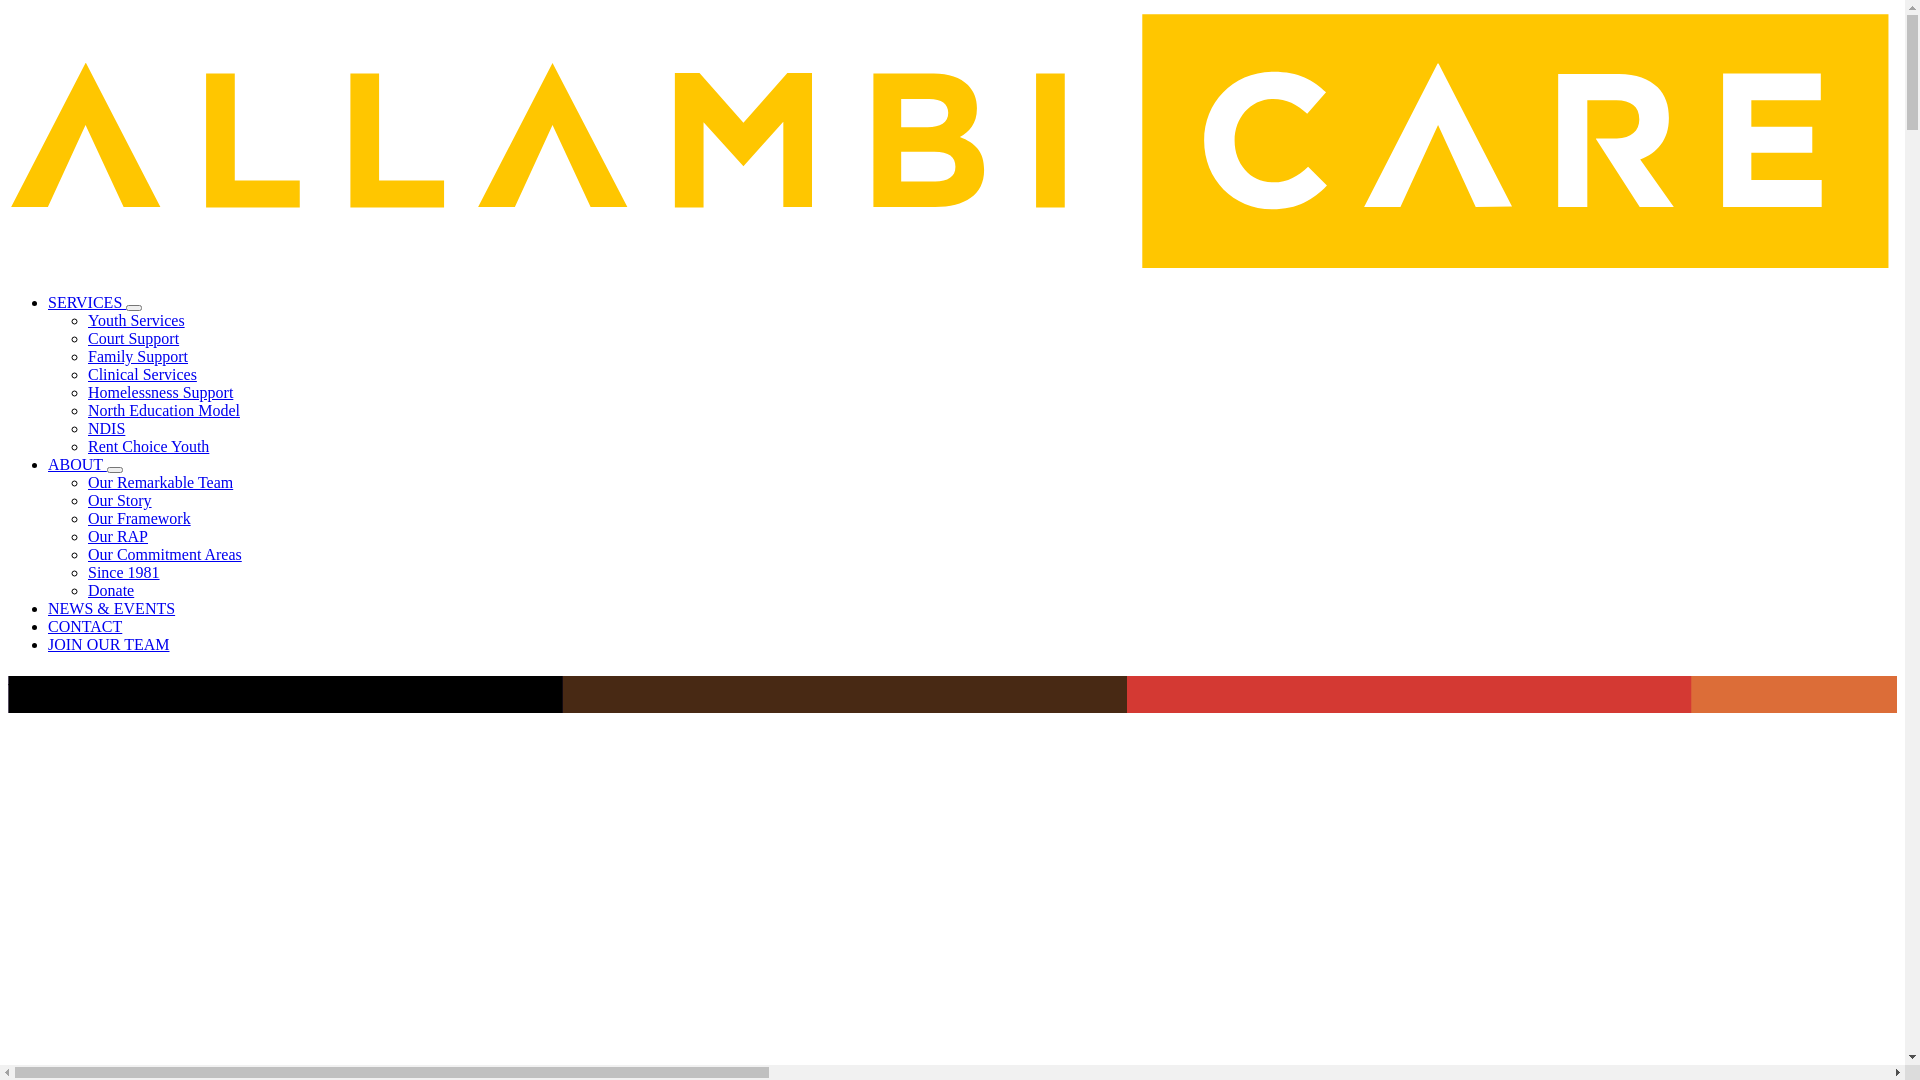  Describe the element at coordinates (105, 427) in the screenshot. I see `'NDIS'` at that location.